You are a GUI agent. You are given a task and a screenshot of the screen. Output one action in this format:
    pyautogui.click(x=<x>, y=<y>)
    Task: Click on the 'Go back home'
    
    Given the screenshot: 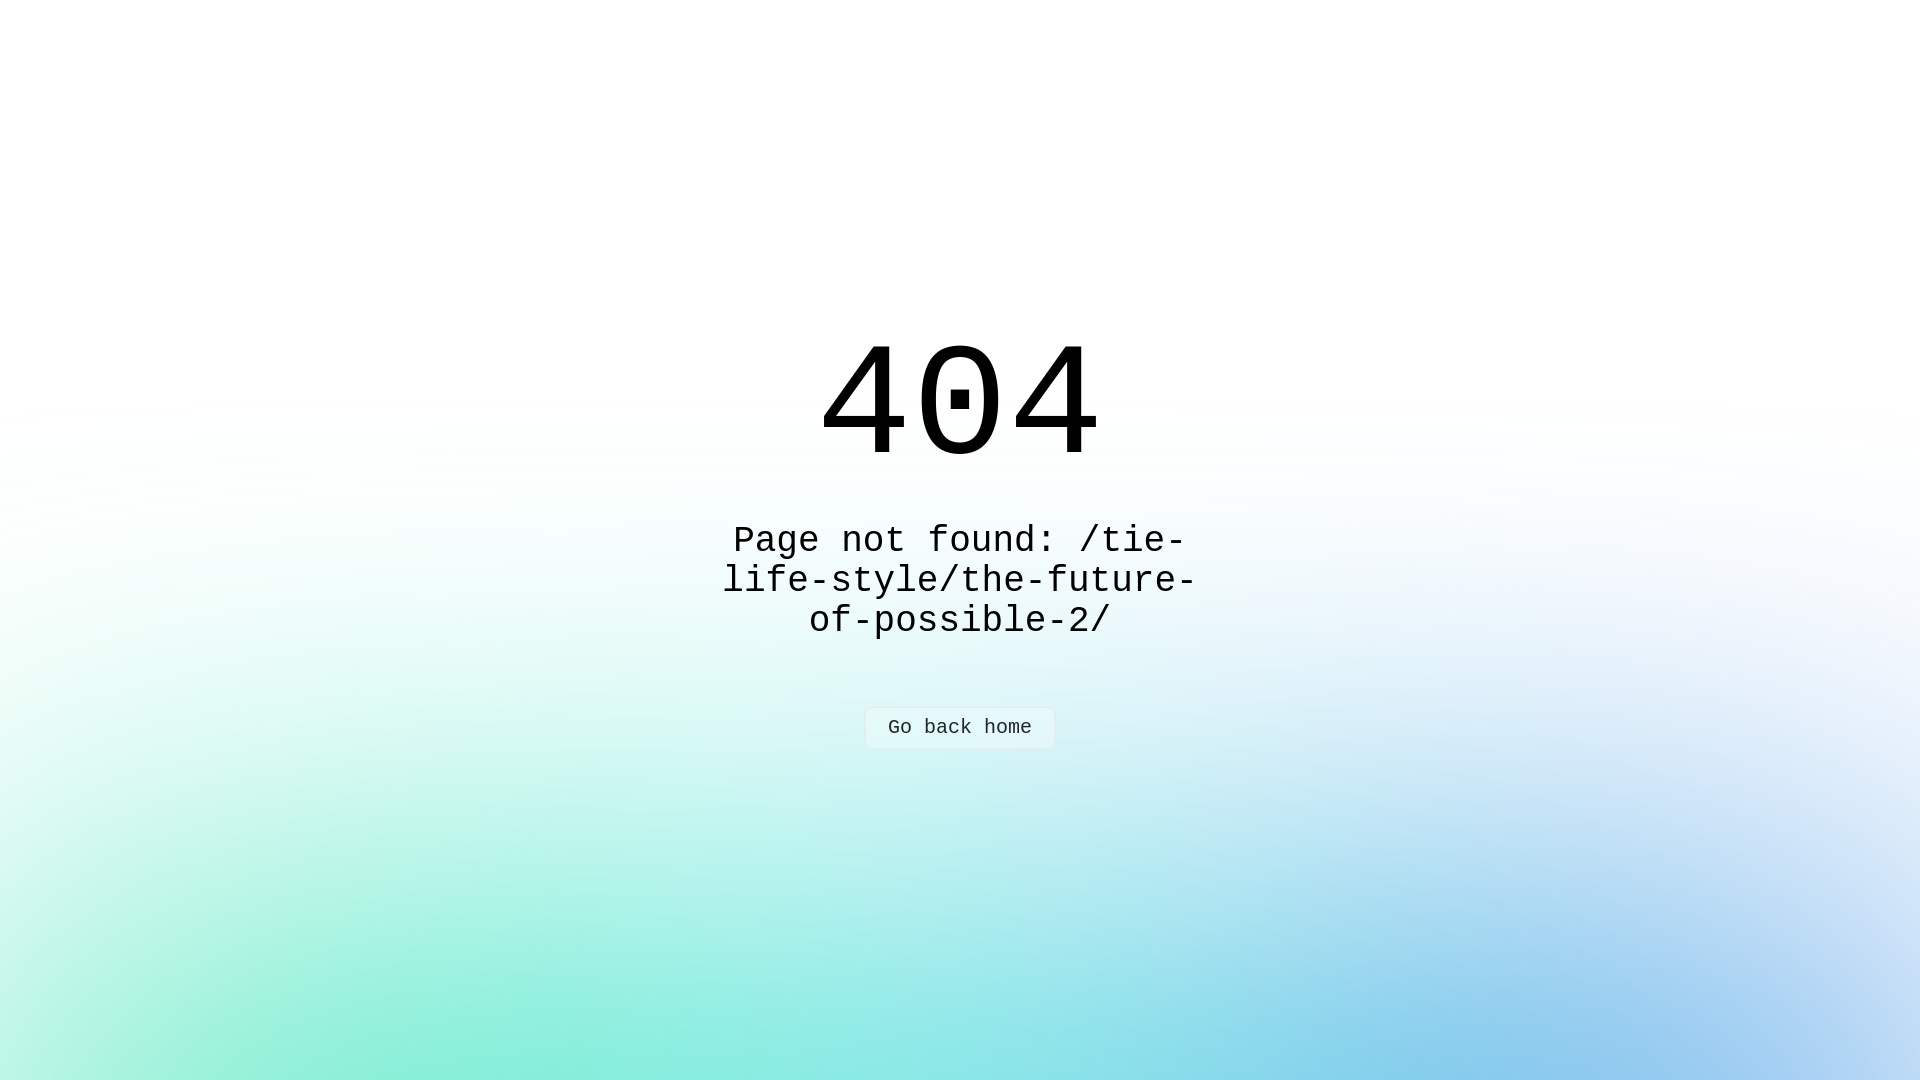 What is the action you would take?
    pyautogui.click(x=960, y=728)
    